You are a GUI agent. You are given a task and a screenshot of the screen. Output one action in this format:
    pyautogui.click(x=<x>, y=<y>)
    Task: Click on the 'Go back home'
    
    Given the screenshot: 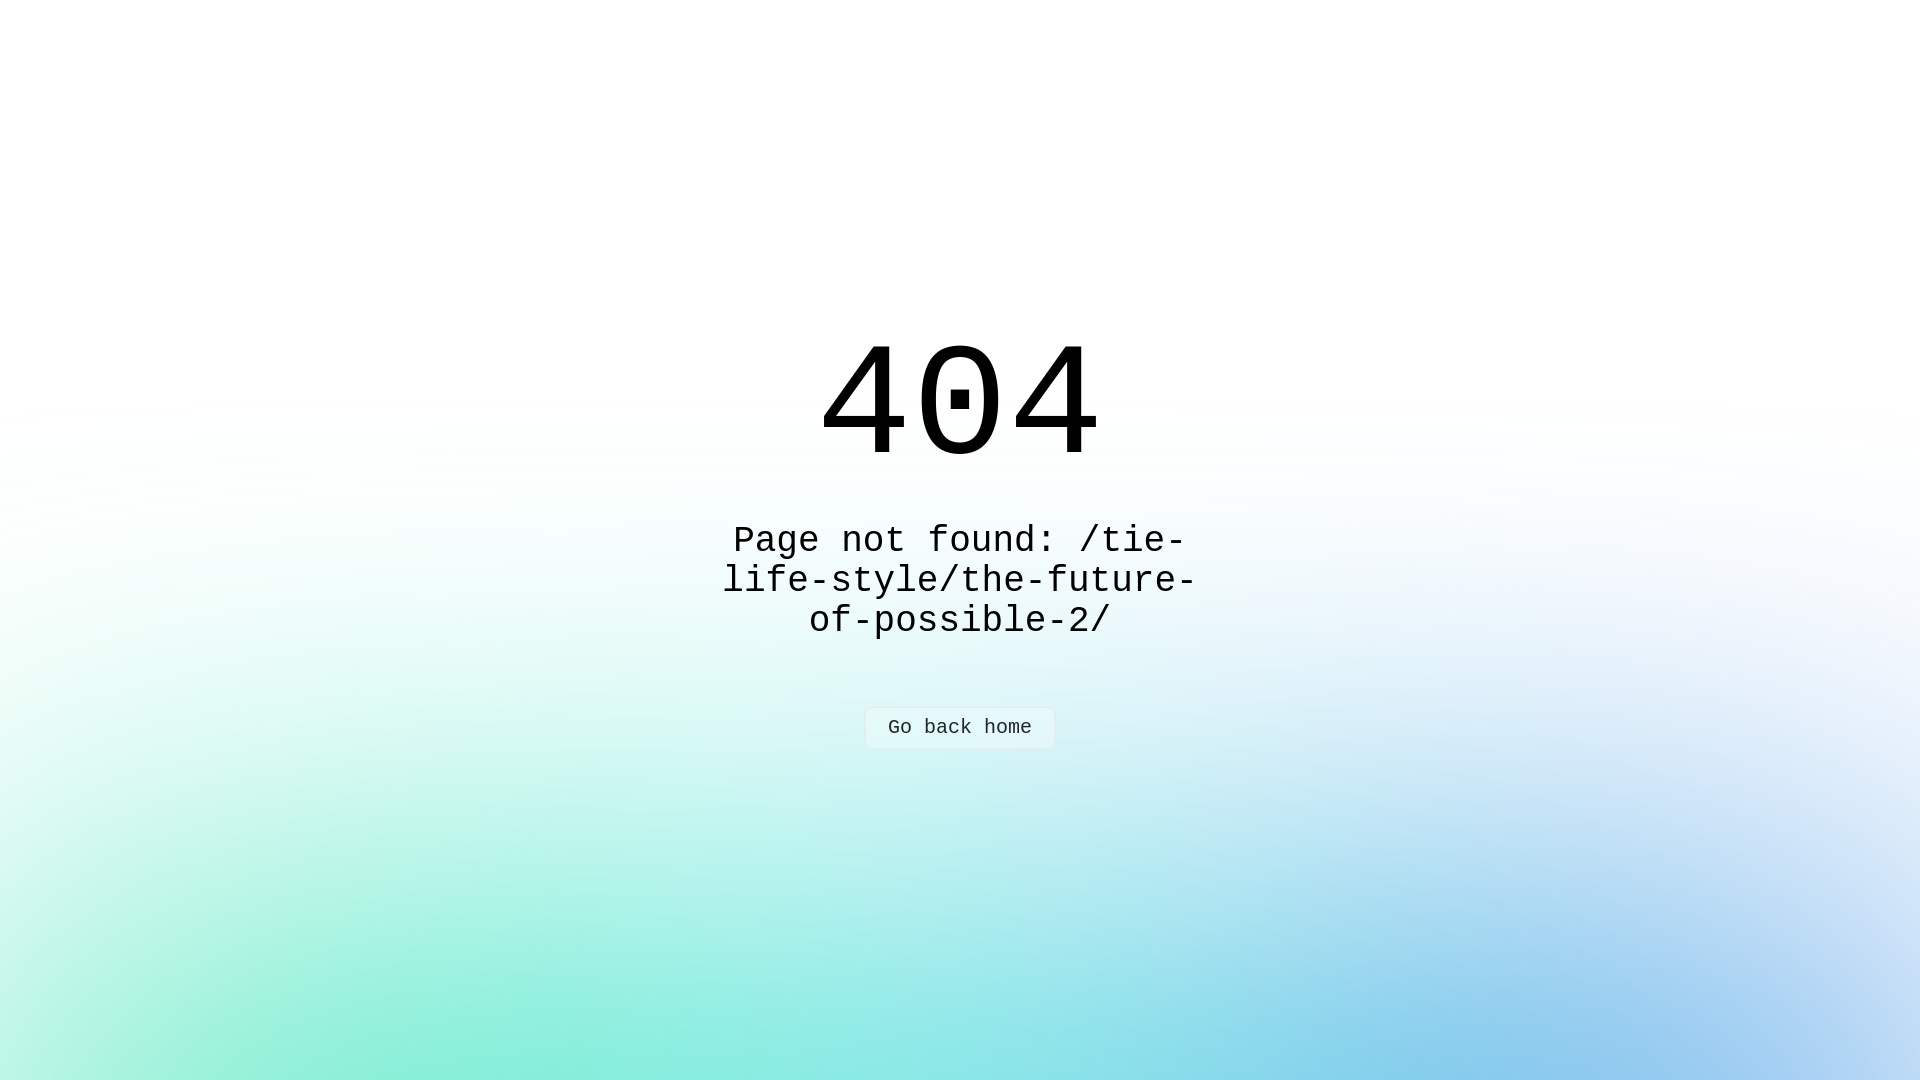 What is the action you would take?
    pyautogui.click(x=960, y=728)
    